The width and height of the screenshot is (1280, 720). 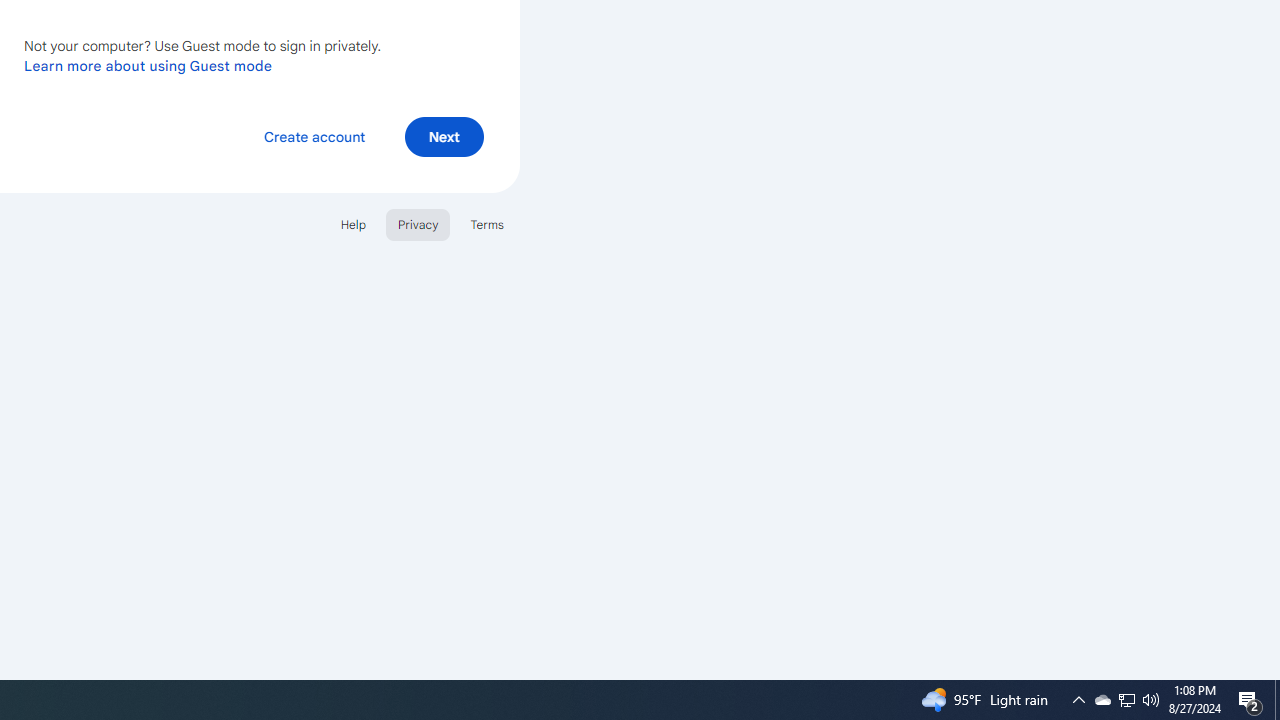 I want to click on 'Learn more about using Guest mode', so click(x=147, y=64).